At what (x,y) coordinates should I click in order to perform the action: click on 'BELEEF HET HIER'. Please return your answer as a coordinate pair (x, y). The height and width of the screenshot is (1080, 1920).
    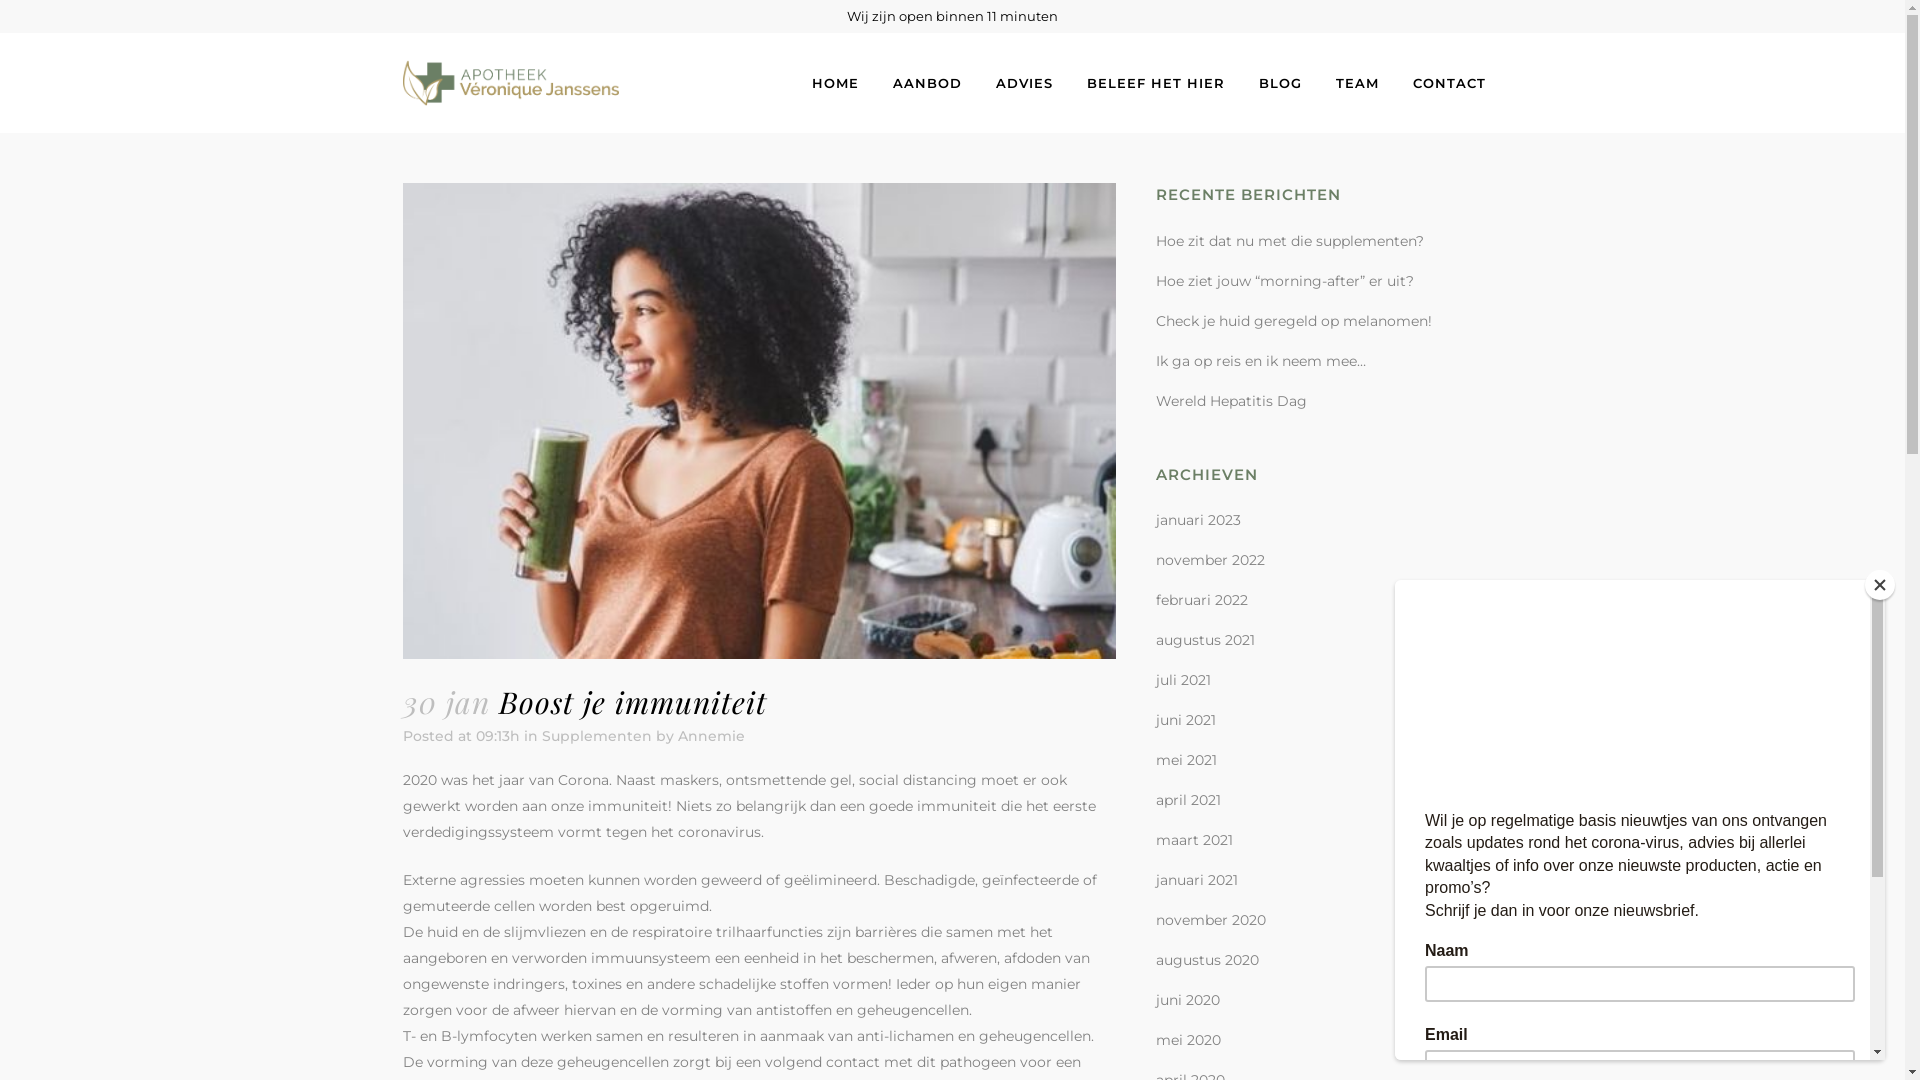
    Looking at the image, I should click on (1156, 82).